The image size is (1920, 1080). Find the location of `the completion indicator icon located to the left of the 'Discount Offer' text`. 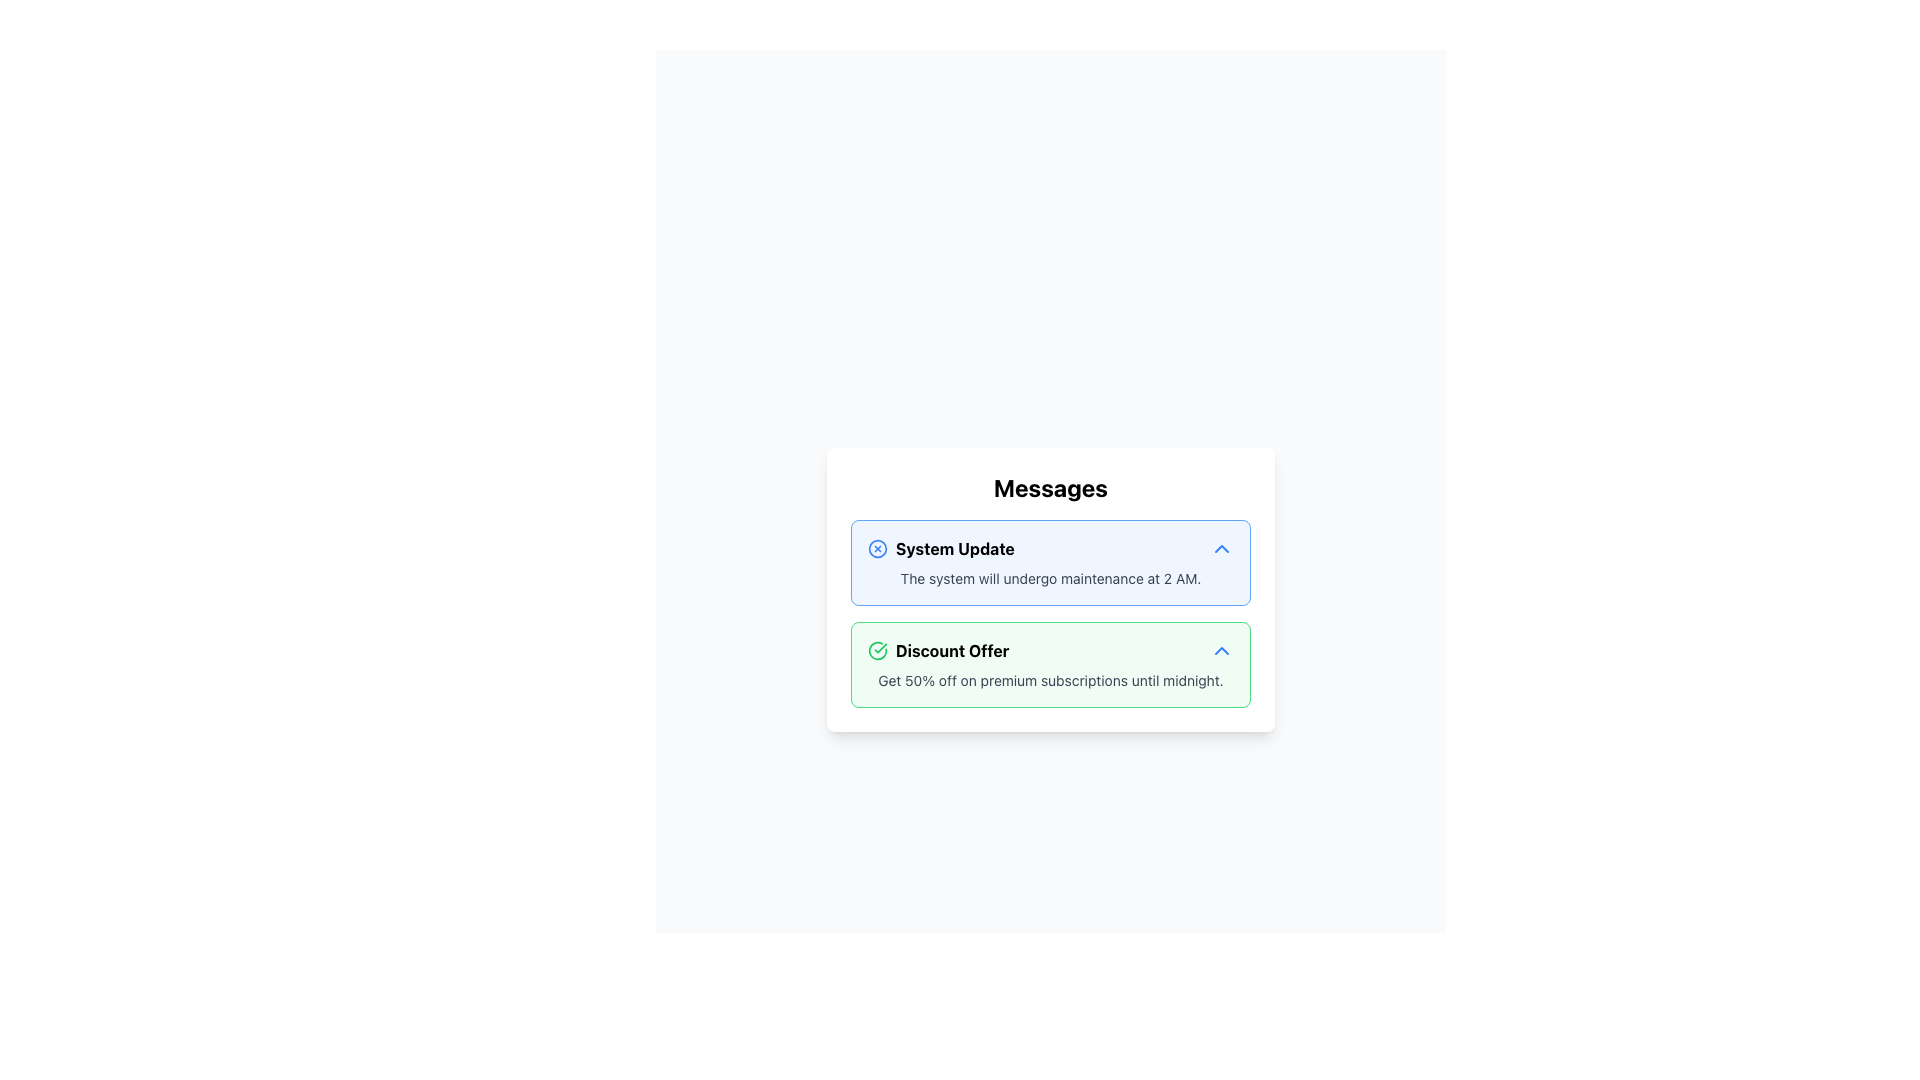

the completion indicator icon located to the left of the 'Discount Offer' text is located at coordinates (878, 651).